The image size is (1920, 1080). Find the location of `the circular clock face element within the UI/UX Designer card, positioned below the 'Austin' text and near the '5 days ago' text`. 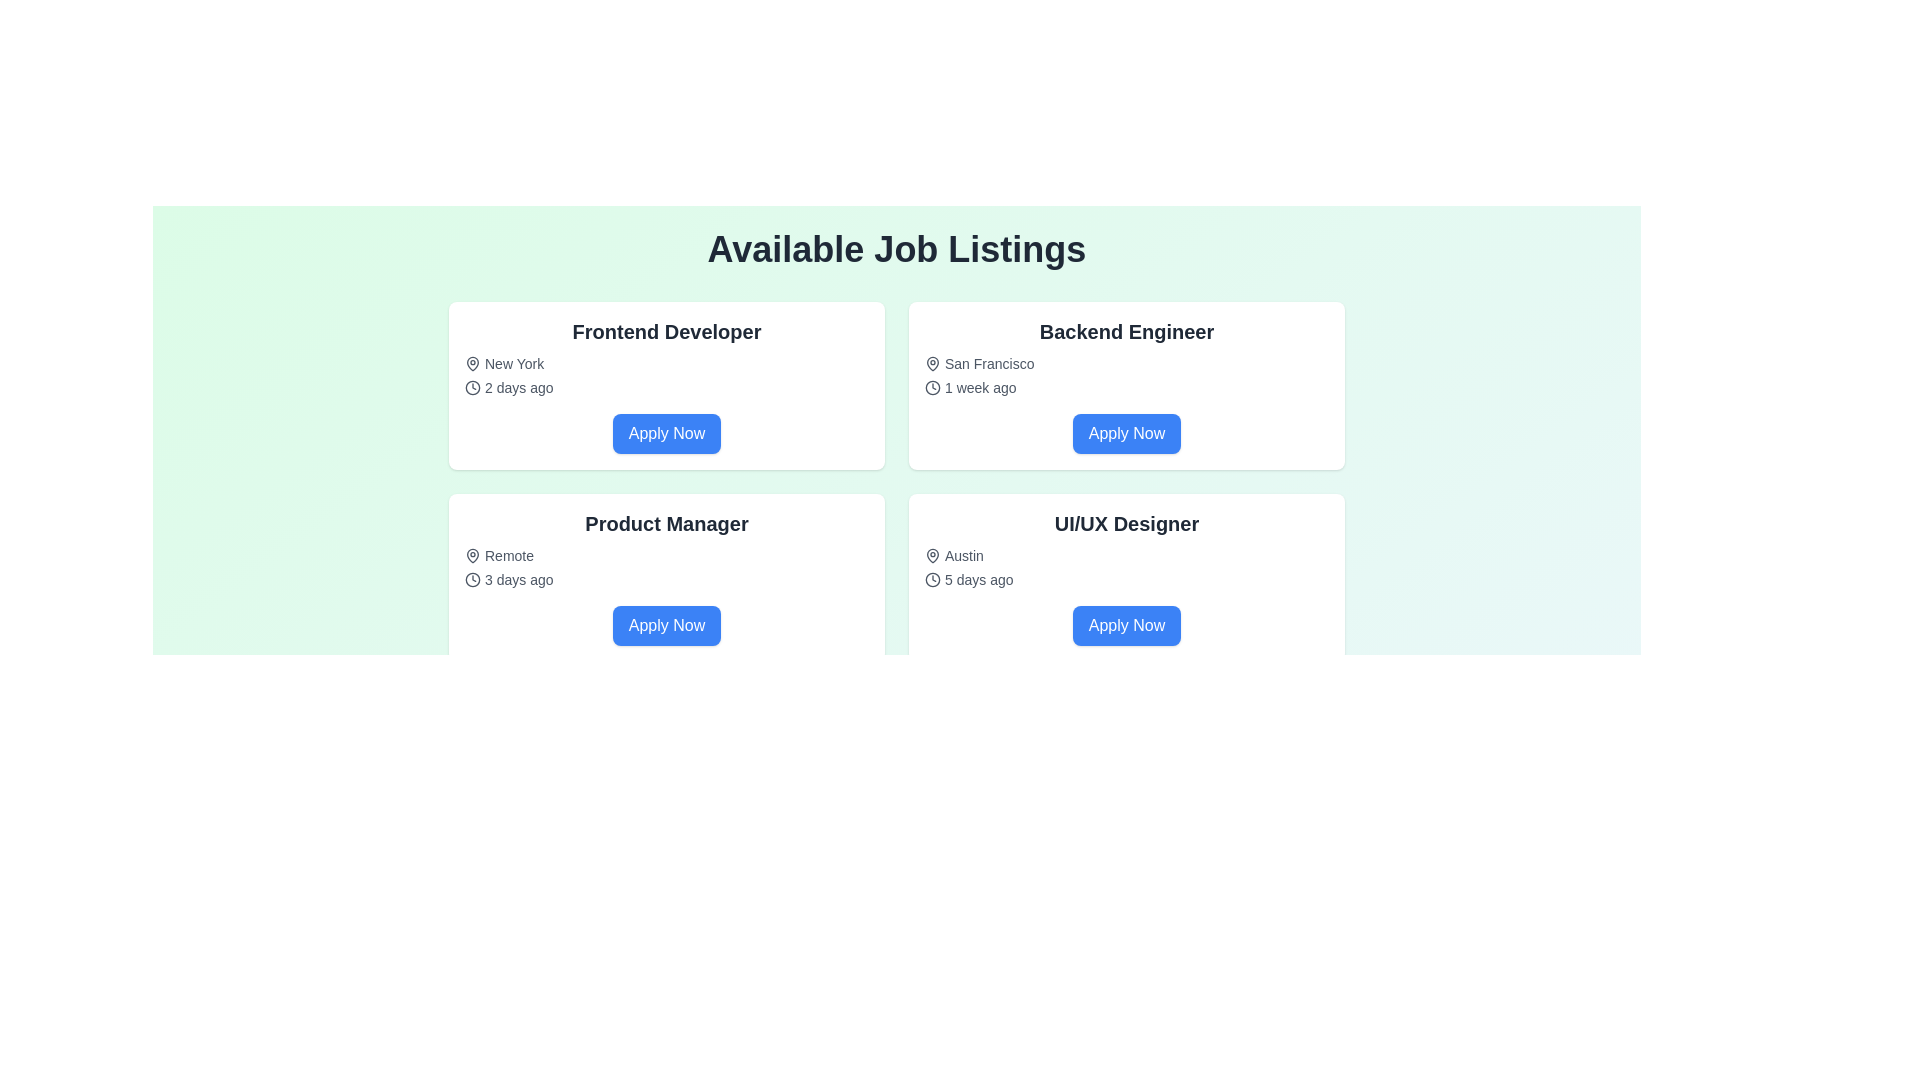

the circular clock face element within the UI/UX Designer card, positioned below the 'Austin' text and near the '5 days ago' text is located at coordinates (931, 579).